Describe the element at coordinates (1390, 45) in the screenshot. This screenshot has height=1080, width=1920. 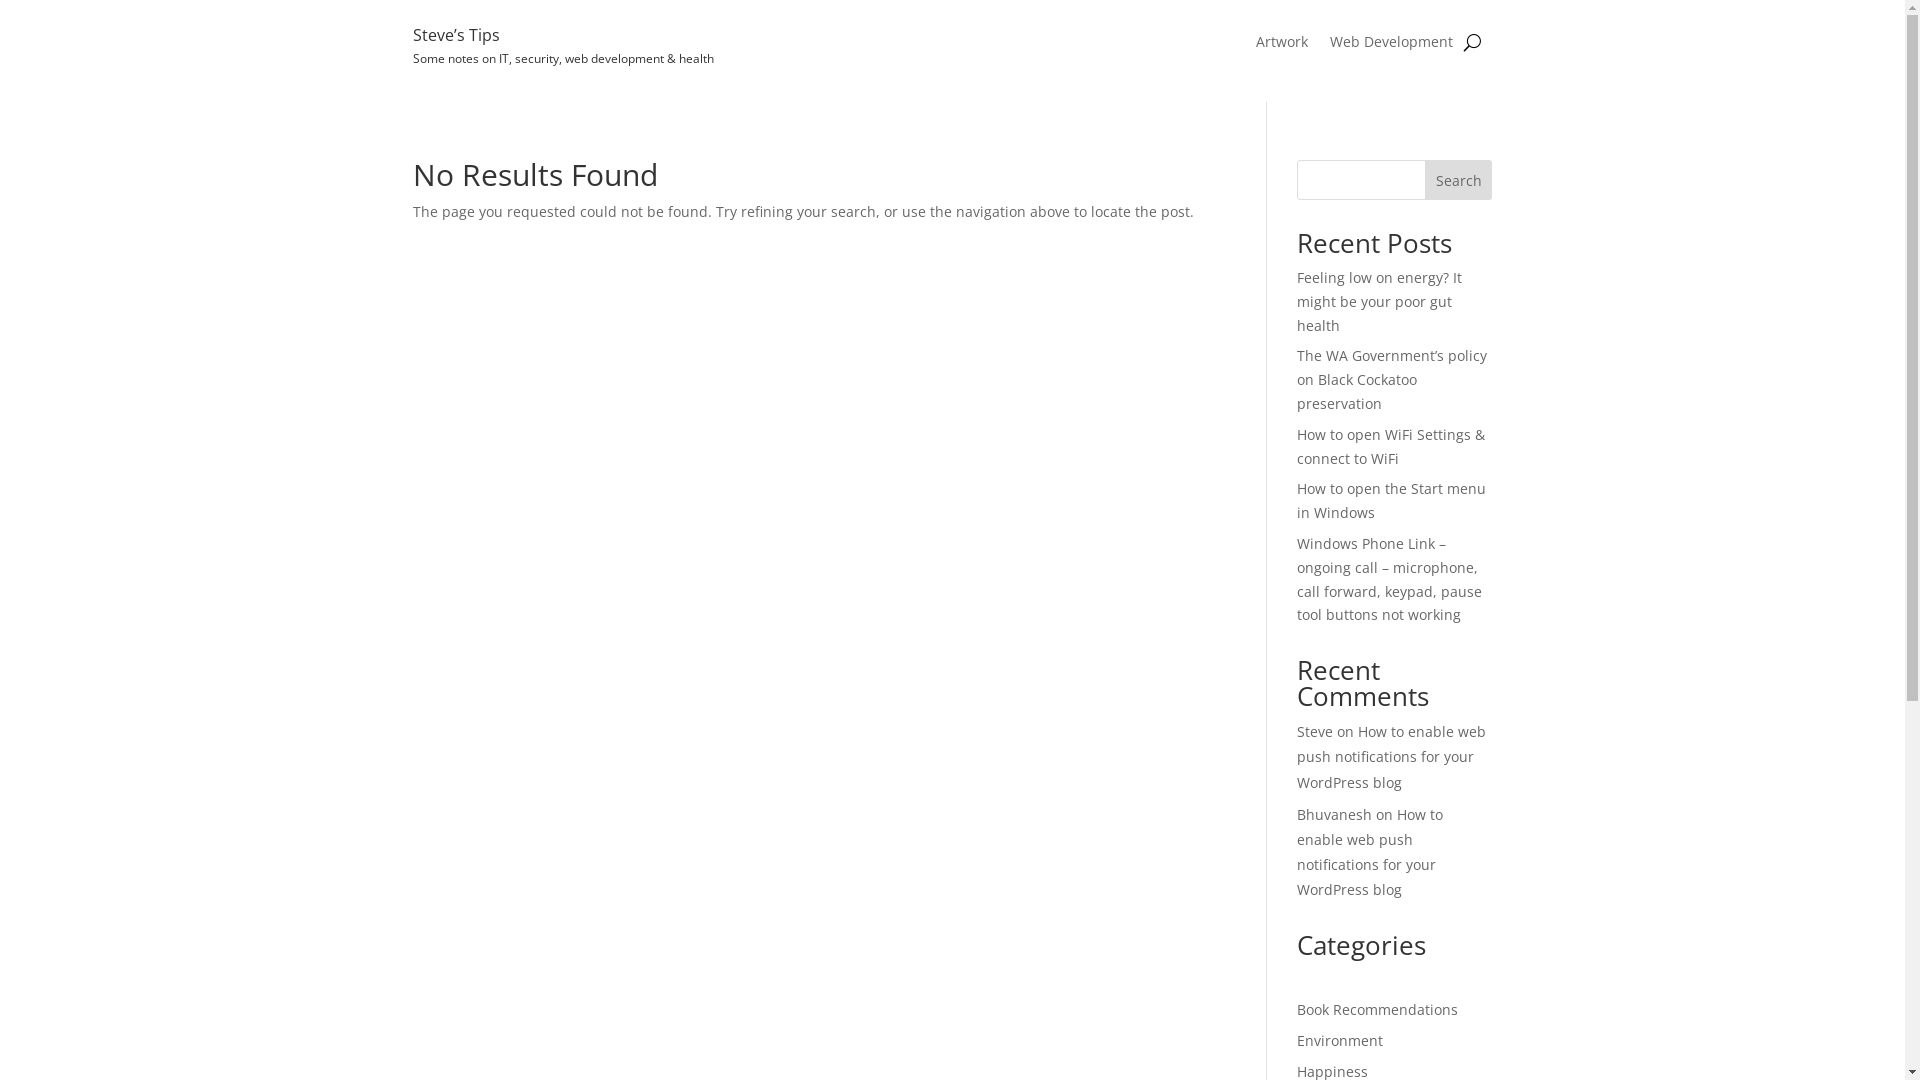
I see `'Web Development'` at that location.